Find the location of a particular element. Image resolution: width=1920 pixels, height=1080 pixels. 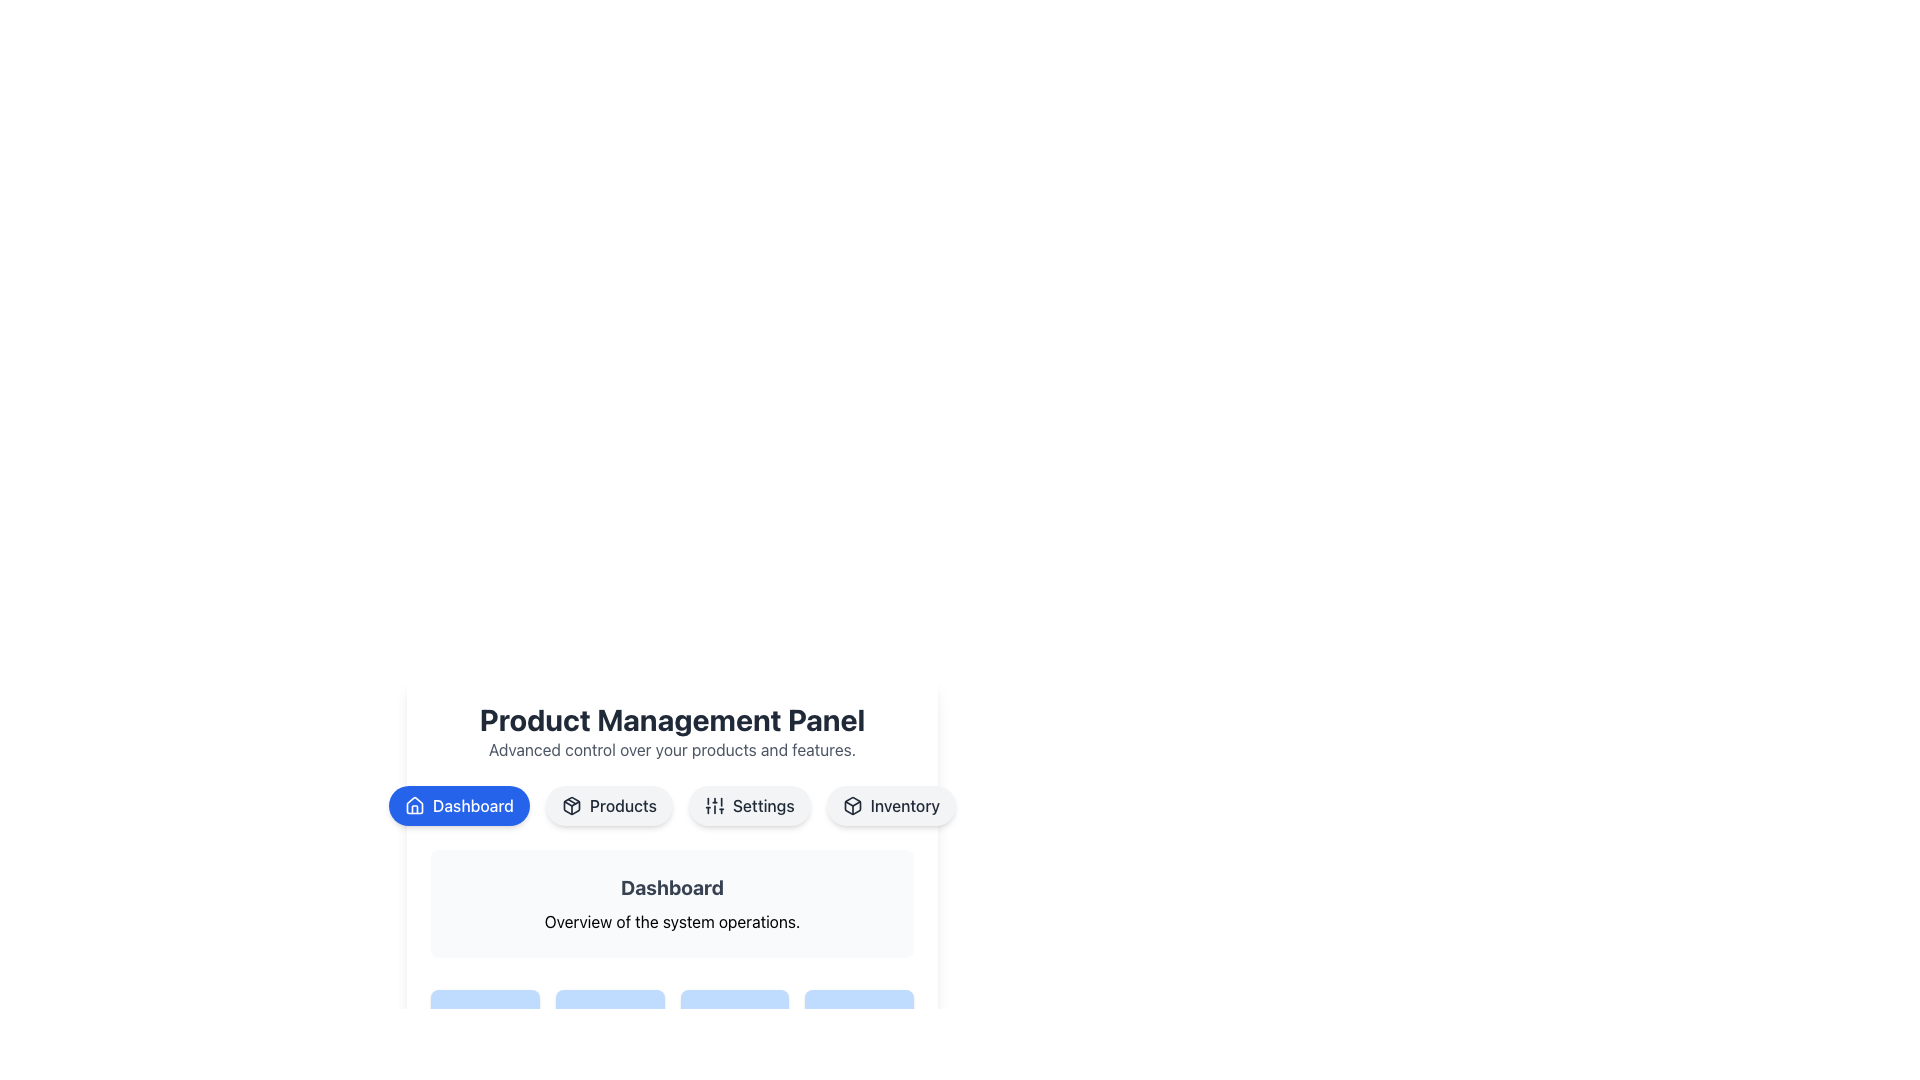

the 'Products' button, which is a rounded rectangular button with a light gray background and dark gray text, located in the navigation bar between the 'Dashboard' and 'Settings' buttons is located at coordinates (608, 805).